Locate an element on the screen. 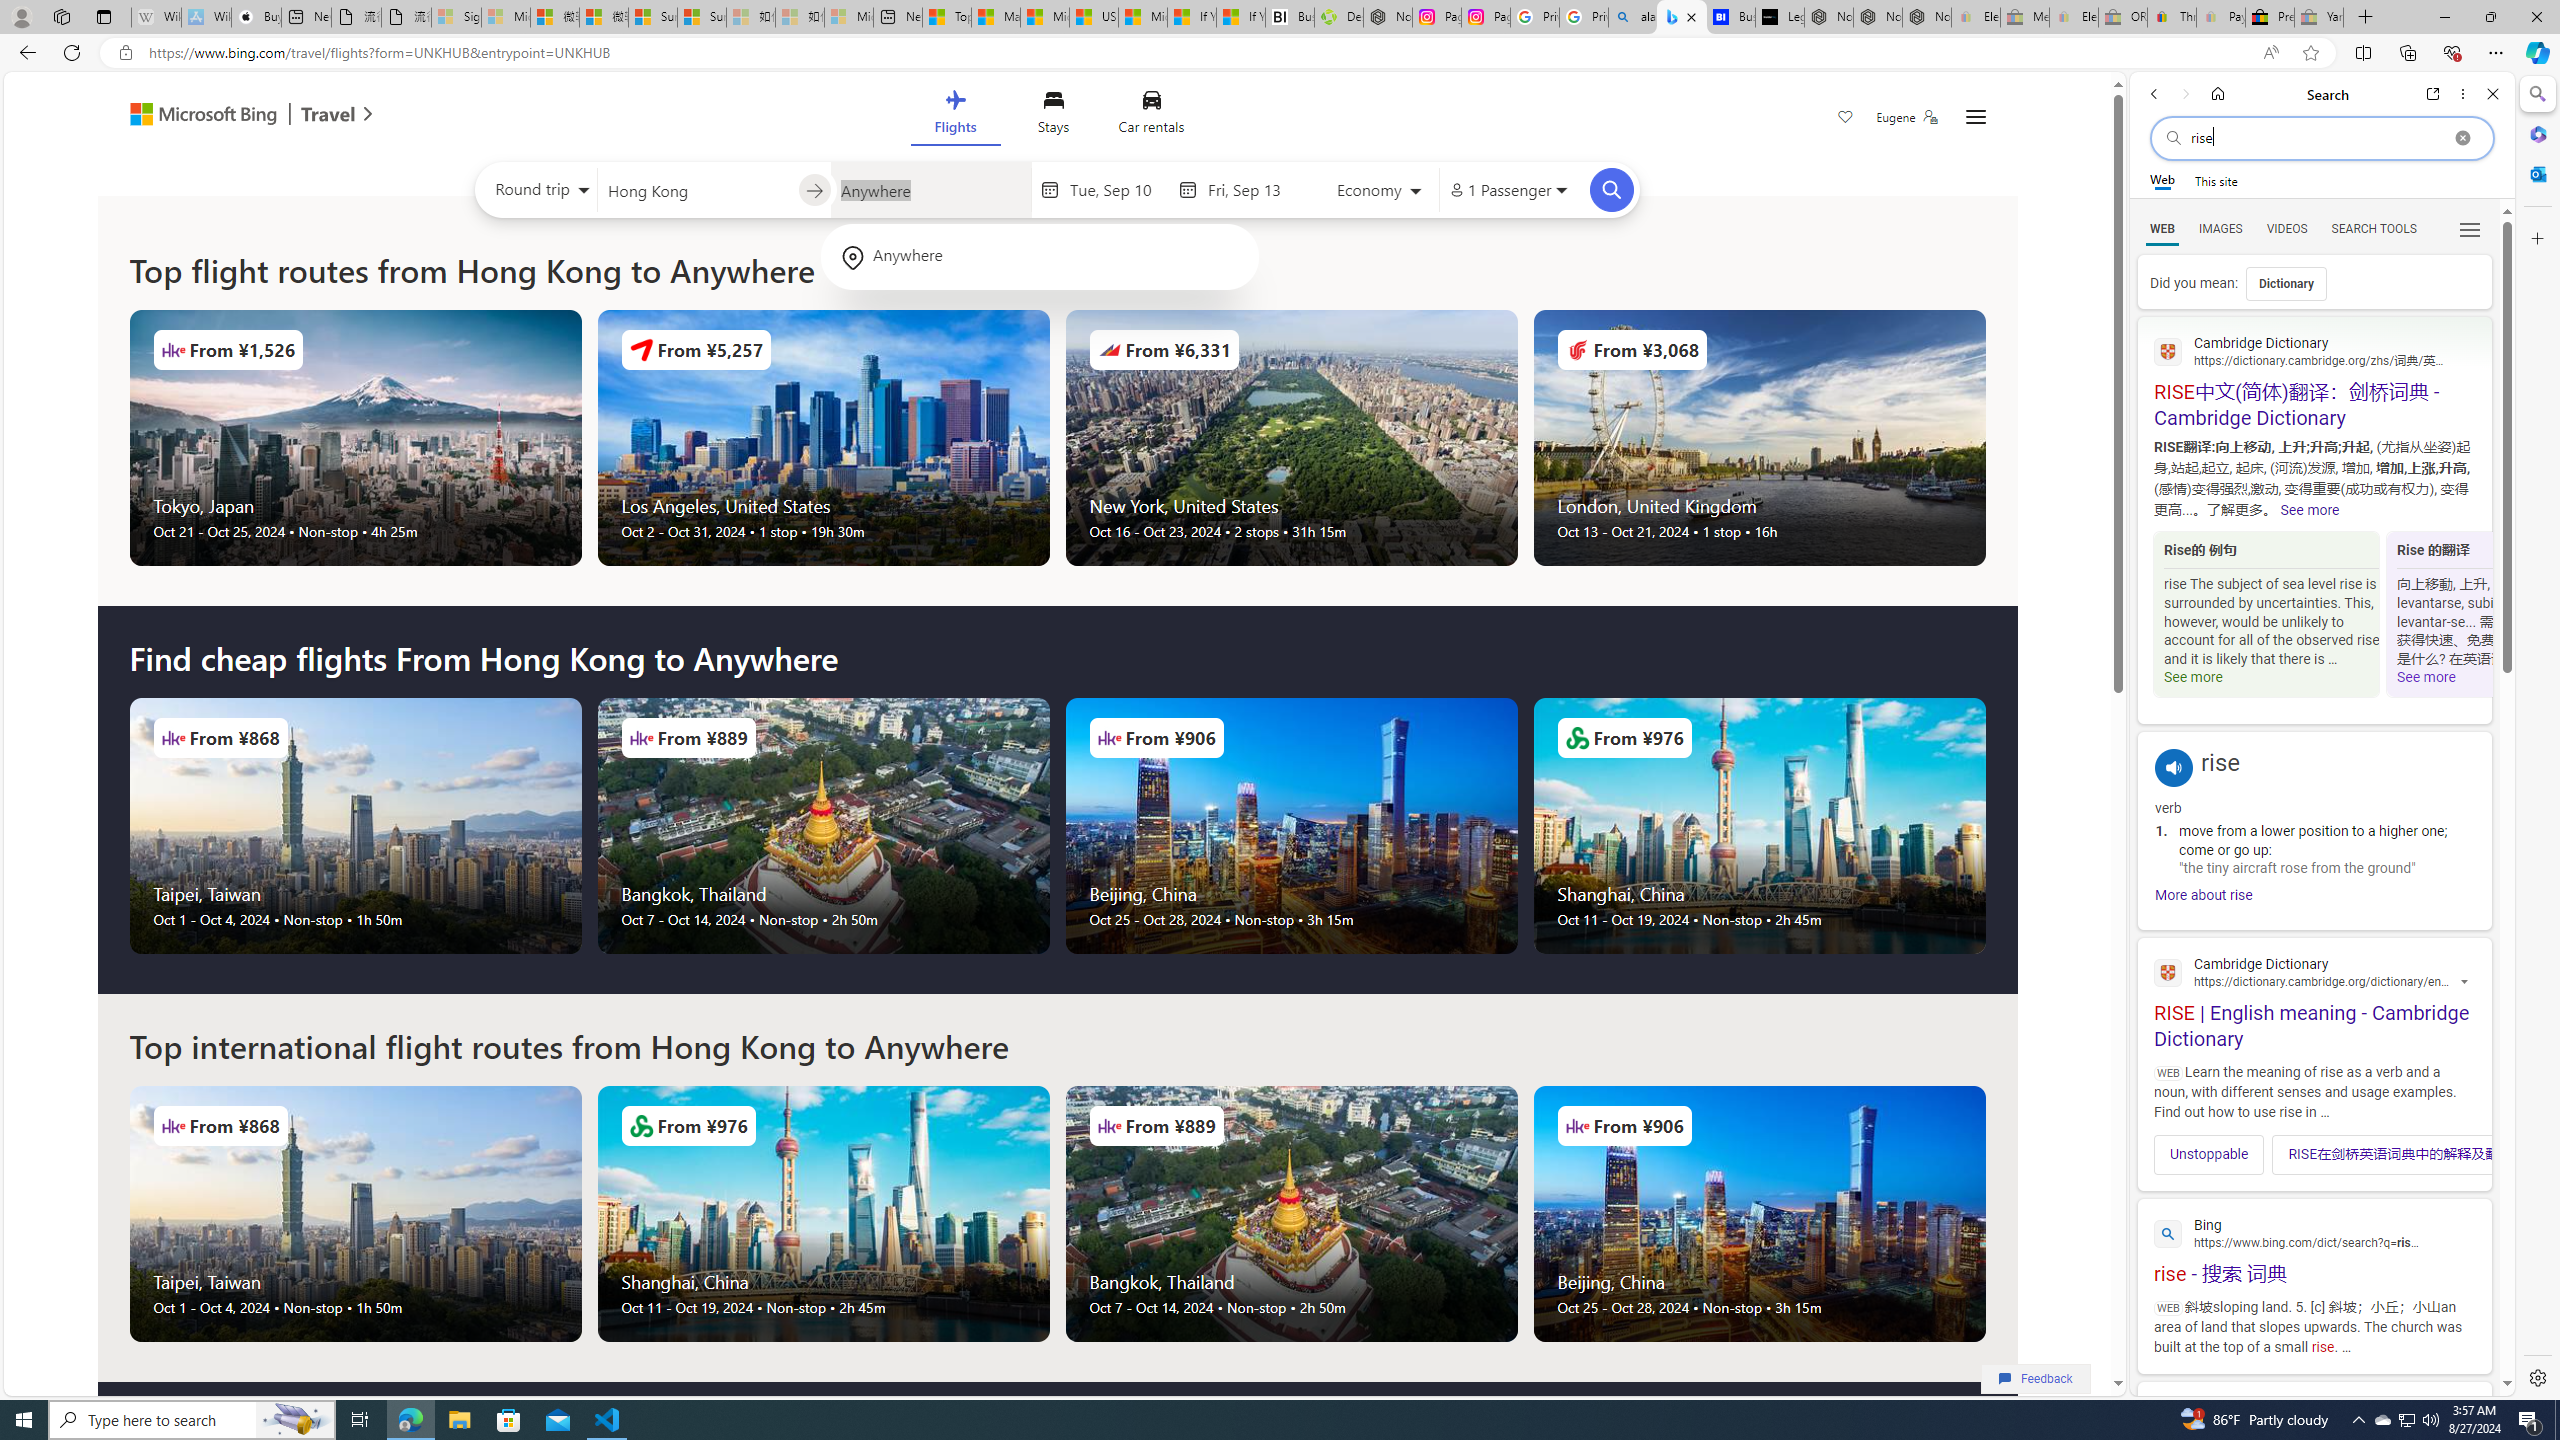 The height and width of the screenshot is (1440, 2560). 'Microsoft Services Agreement - Sleeping' is located at coordinates (505, 16).